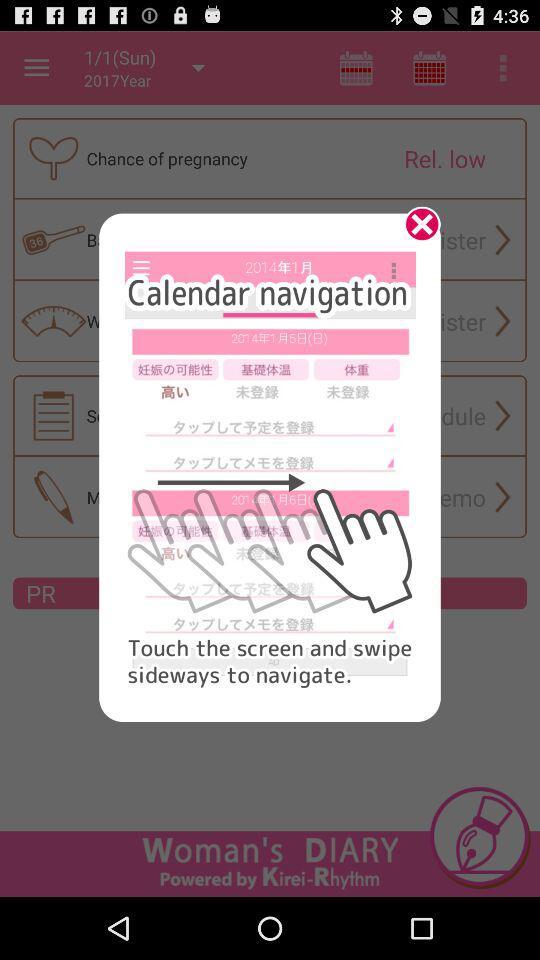  Describe the element at coordinates (414, 231) in the screenshot. I see `tutorial` at that location.